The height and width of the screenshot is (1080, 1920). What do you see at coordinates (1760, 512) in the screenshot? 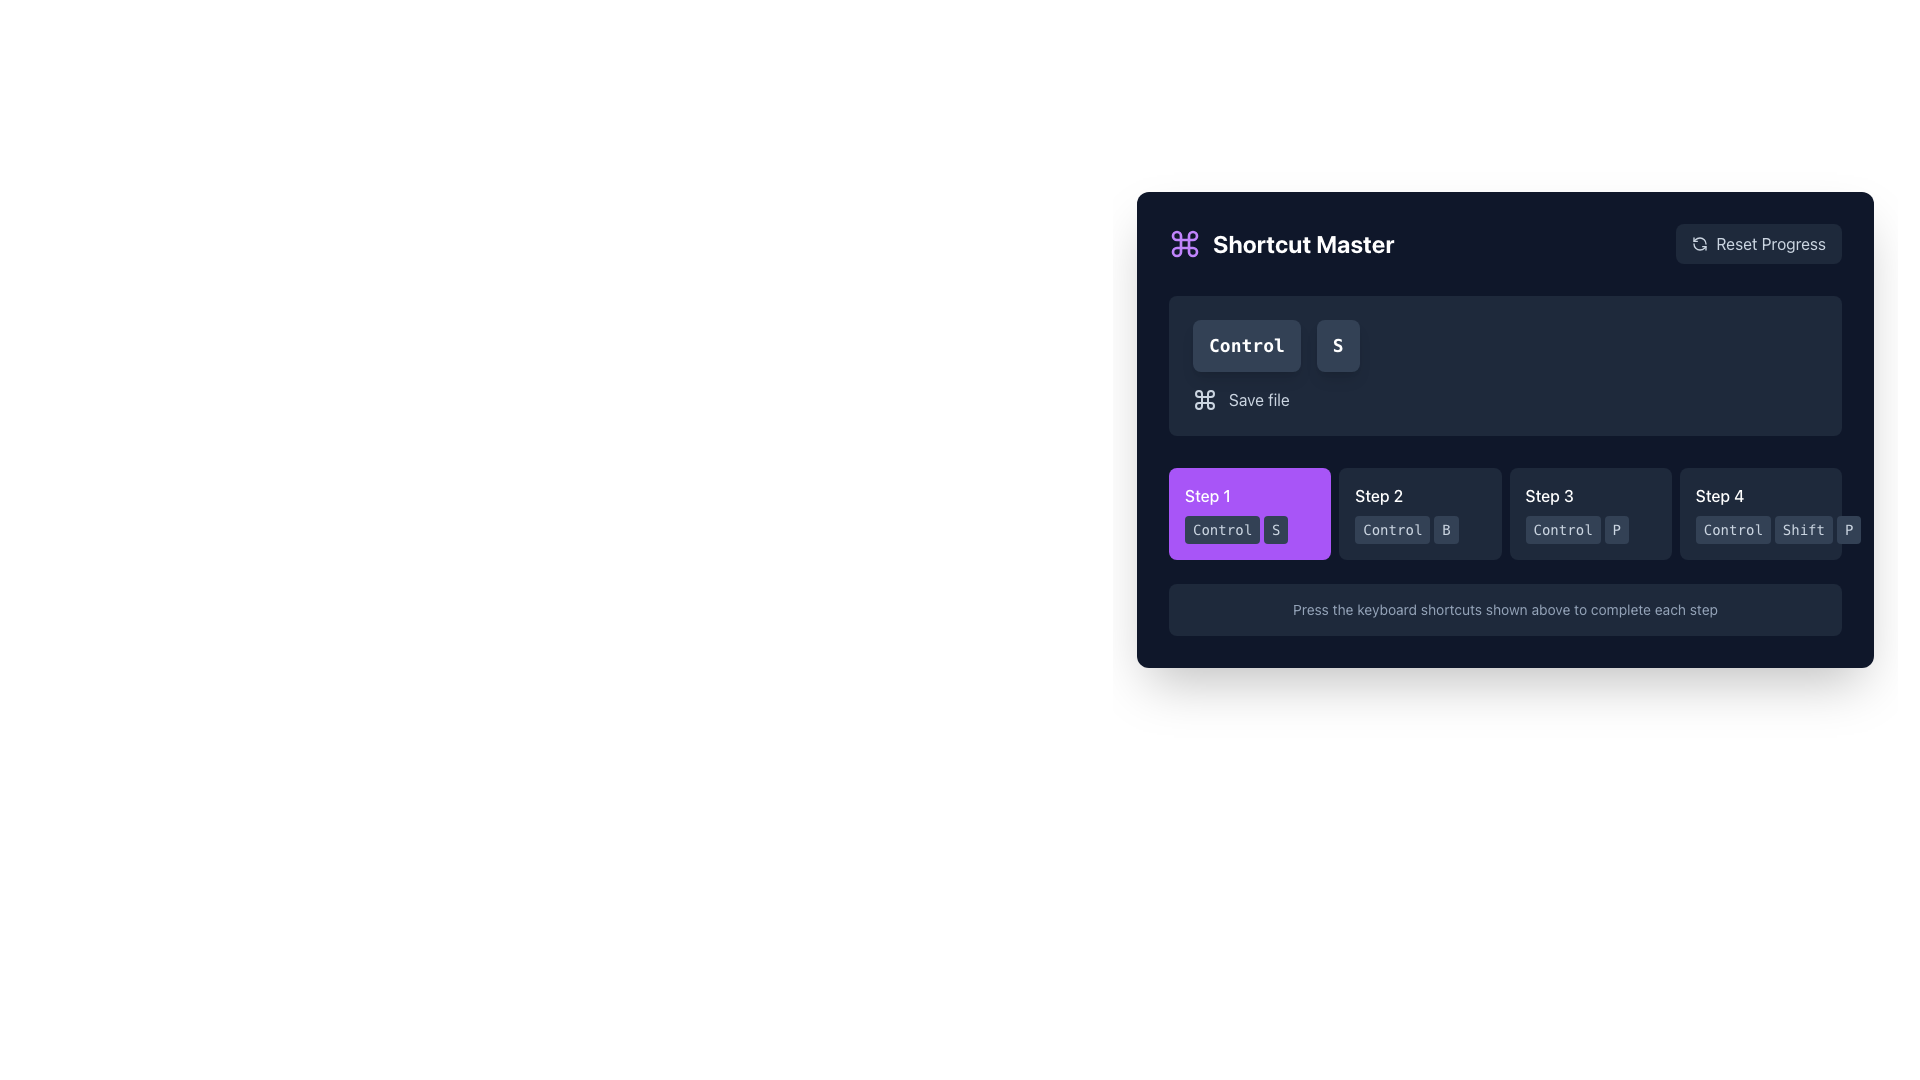
I see `the buttons labeled 'Control', 'Shift', and 'P' in the 'Step 4' guide element, positioned at the bottom-right corner of the grid layout` at bounding box center [1760, 512].